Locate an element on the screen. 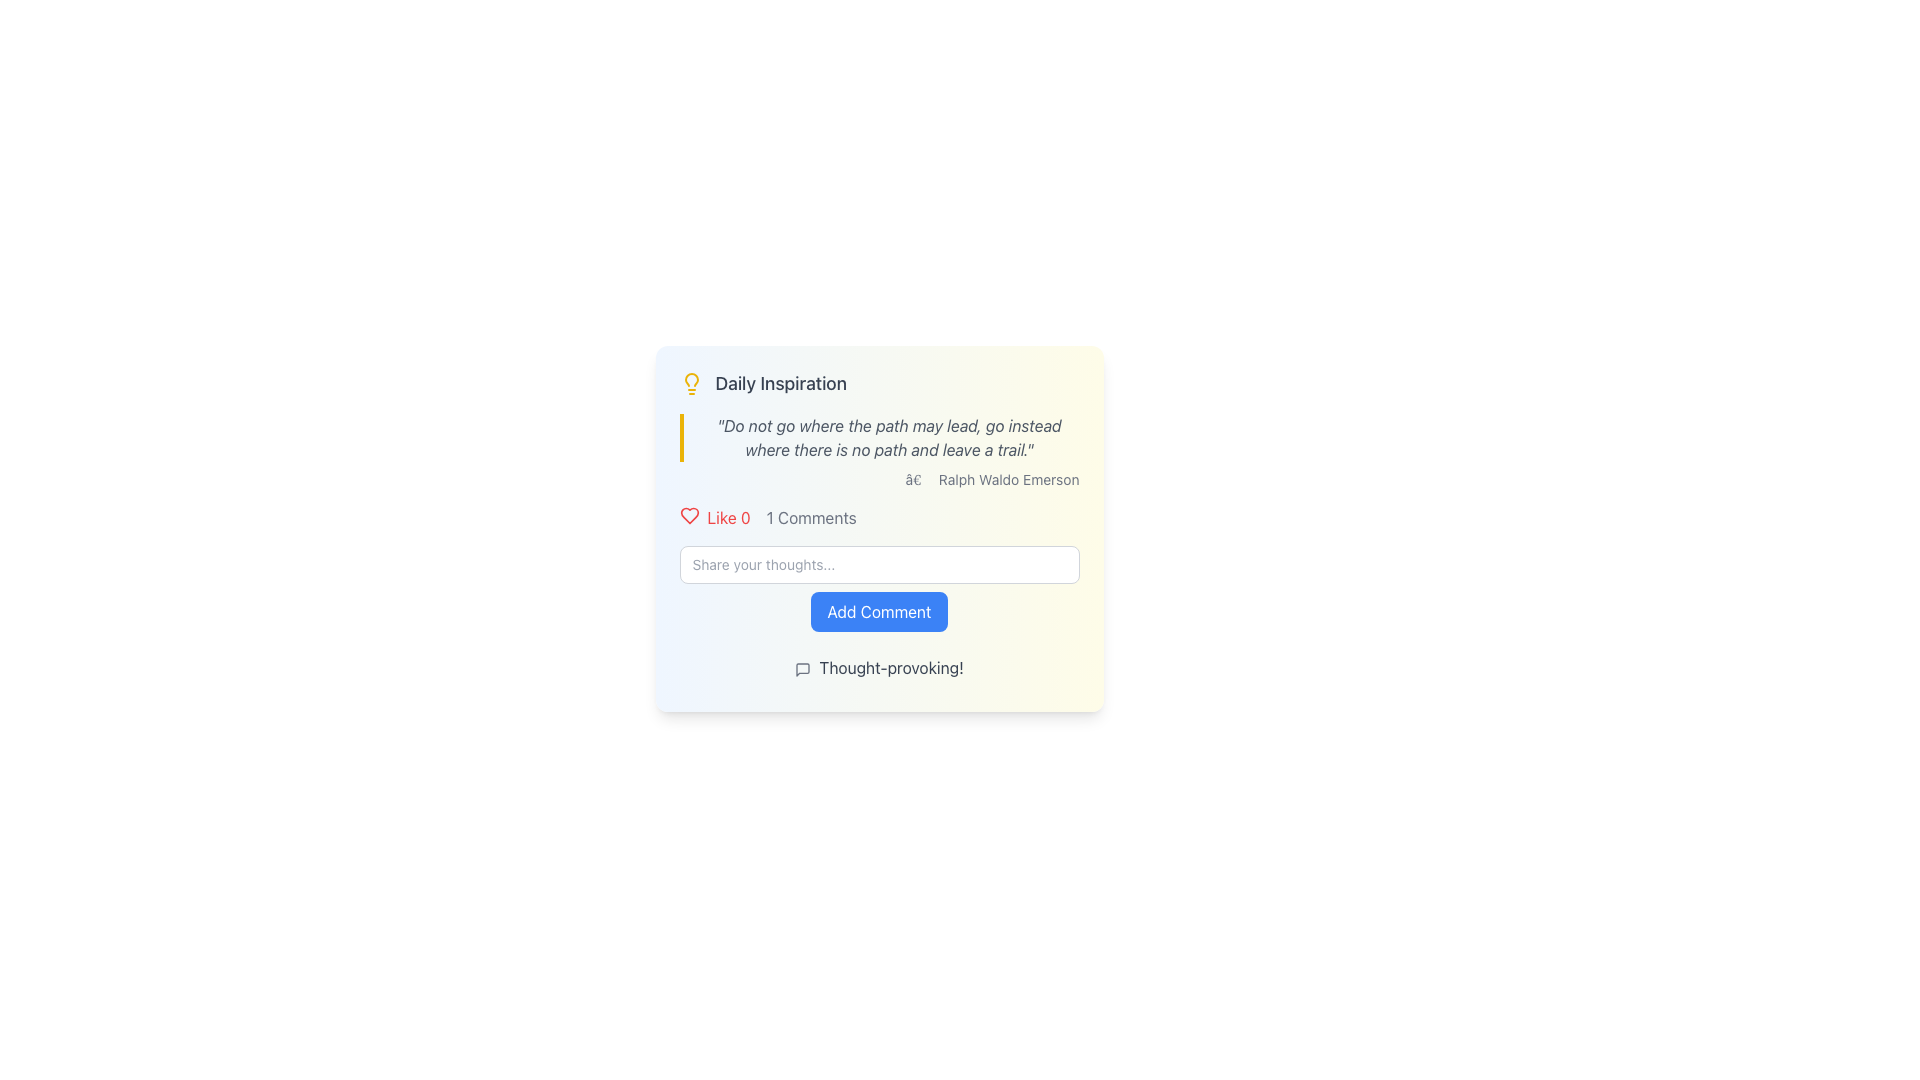 The width and height of the screenshot is (1920, 1080). the submit button located below the 'Share your thoughts...' input field in the 'Daily Inspiration' card is located at coordinates (879, 611).